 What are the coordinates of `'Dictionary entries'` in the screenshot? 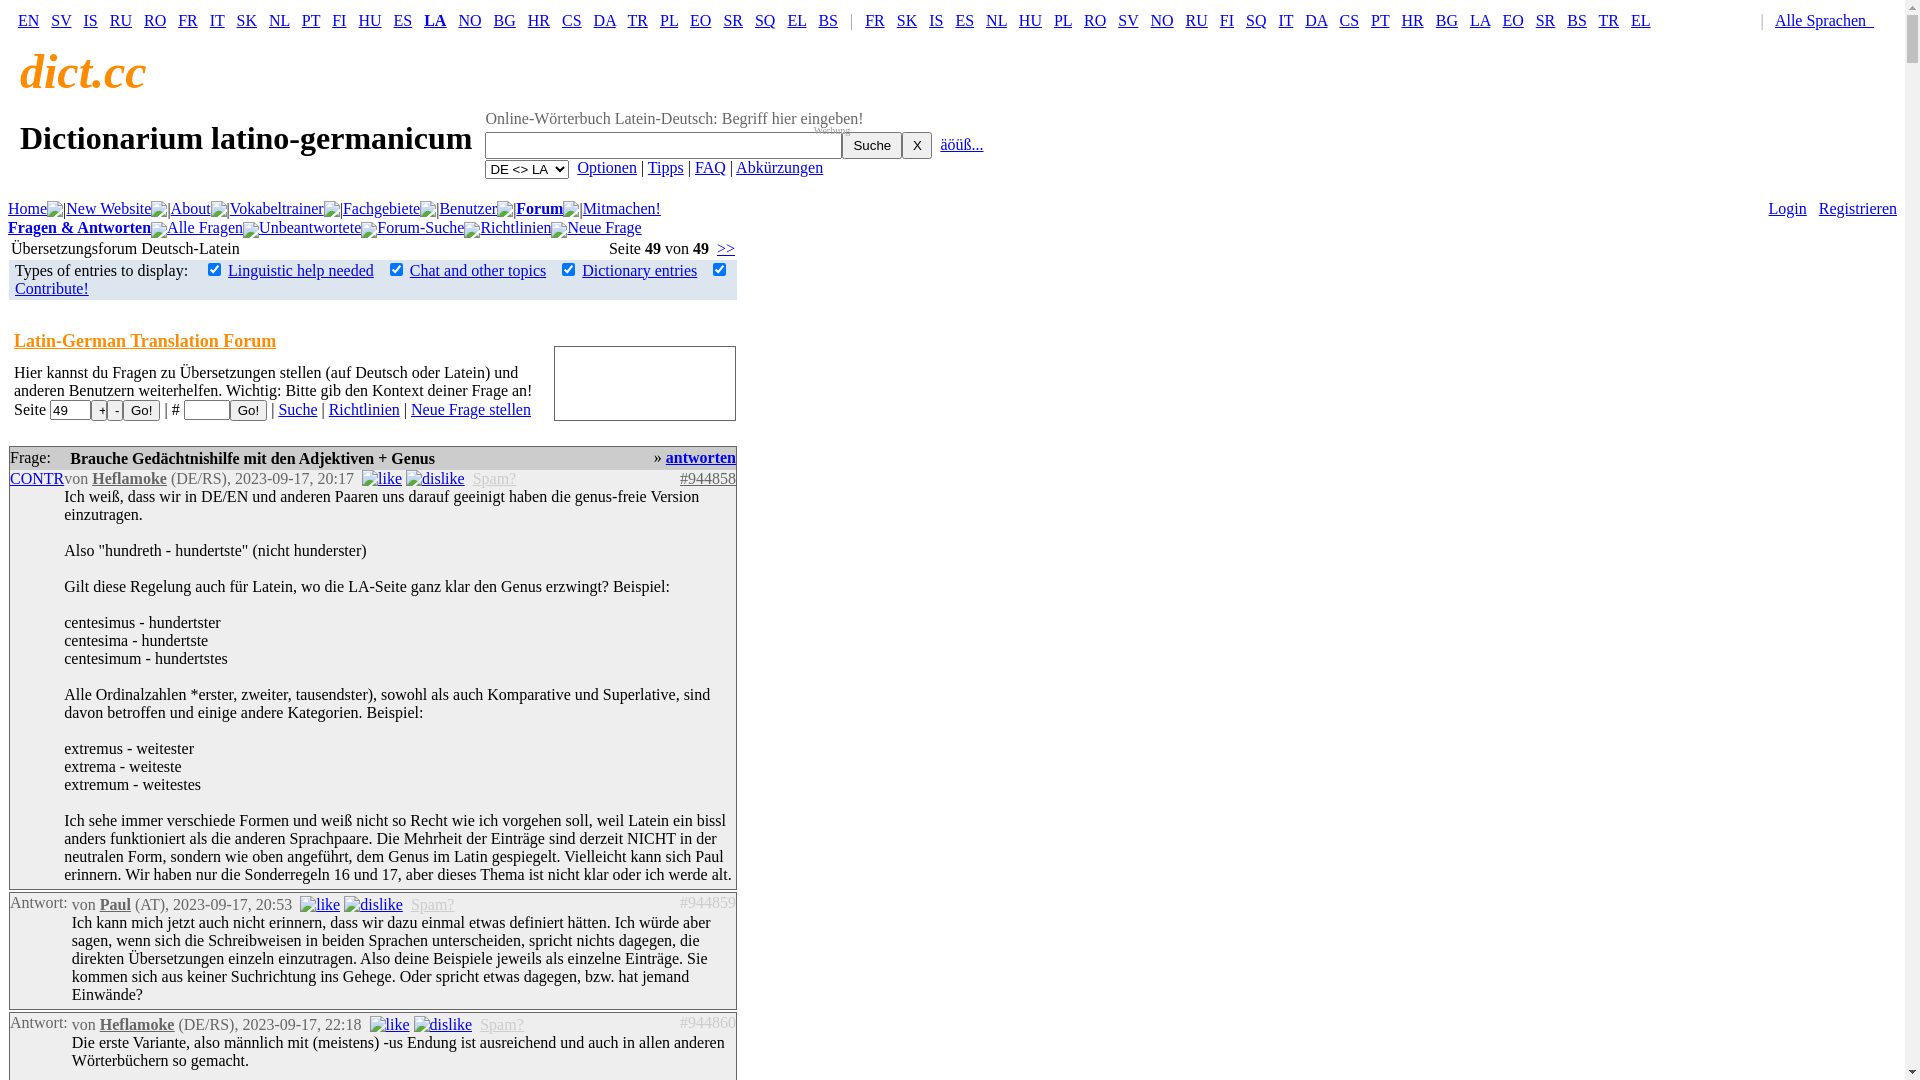 It's located at (638, 270).